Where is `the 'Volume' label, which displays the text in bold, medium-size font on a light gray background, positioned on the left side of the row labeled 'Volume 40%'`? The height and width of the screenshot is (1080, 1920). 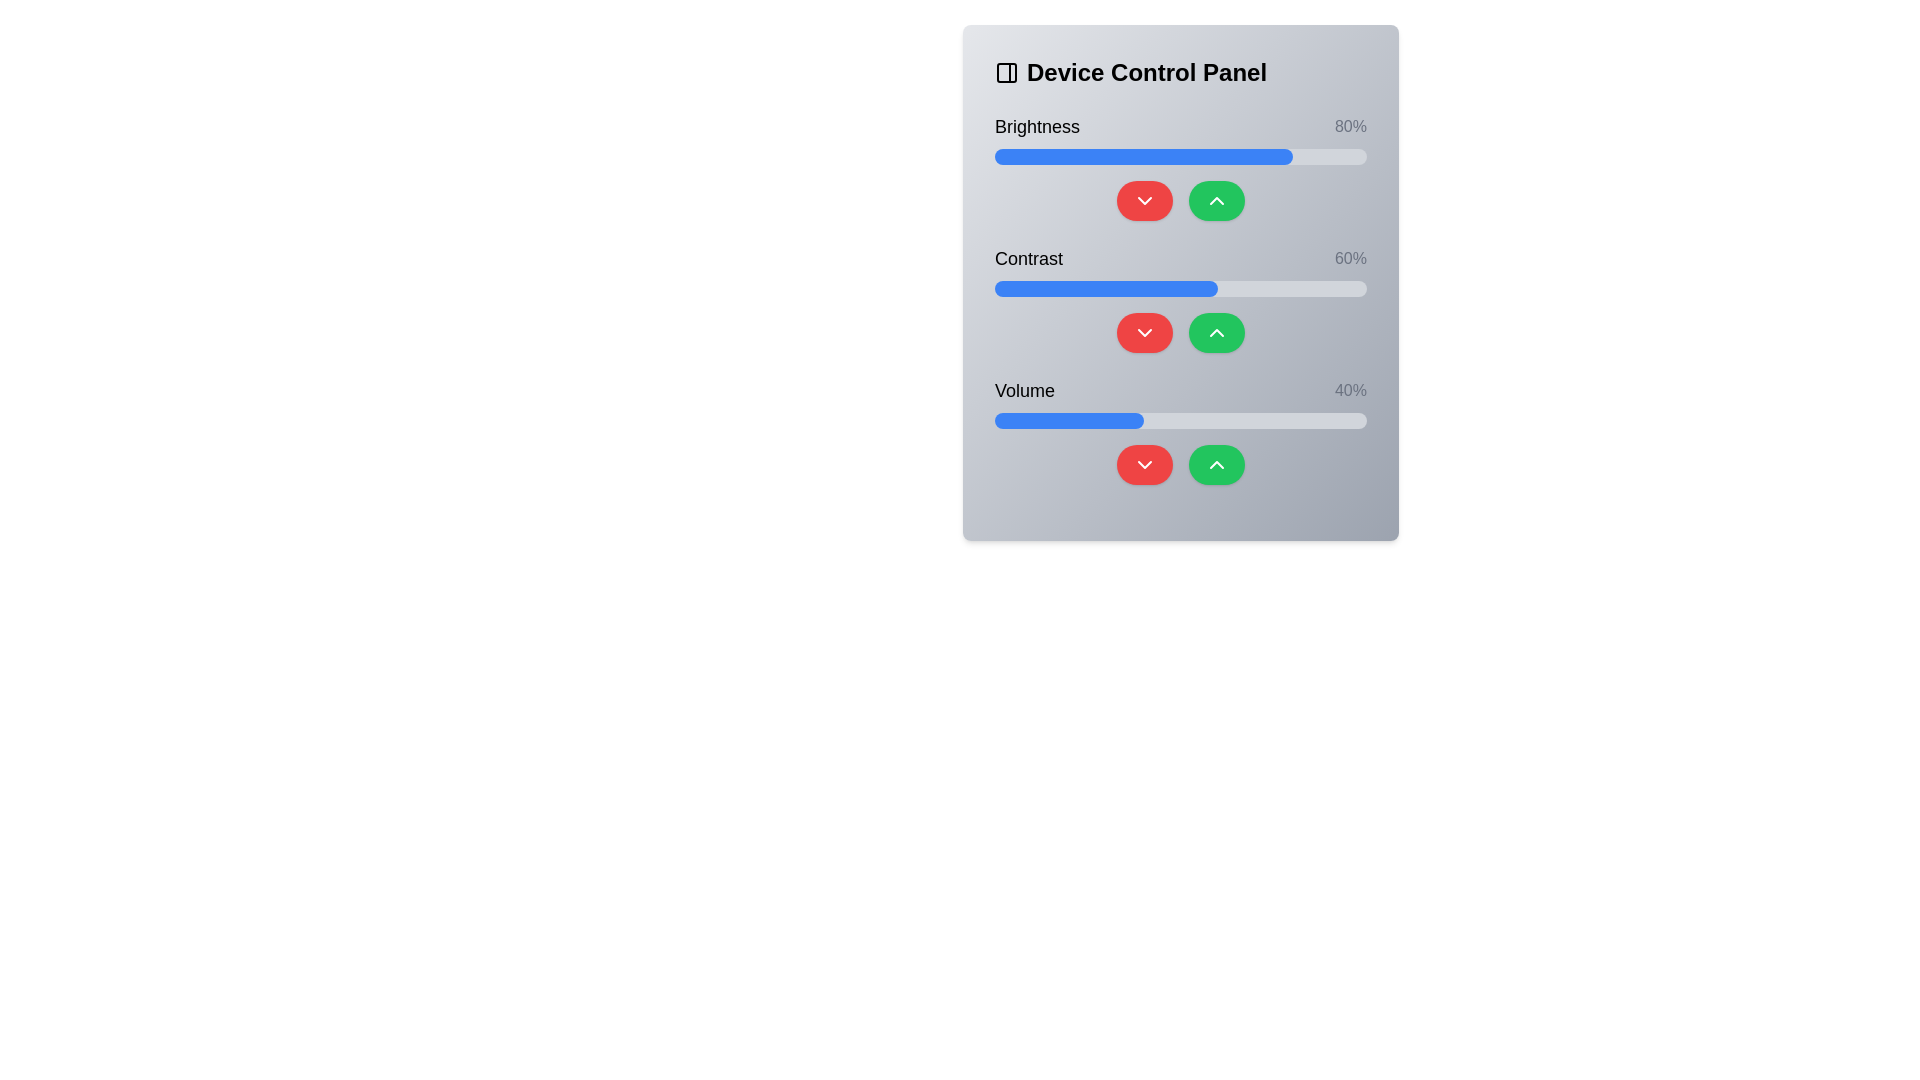
the 'Volume' label, which displays the text in bold, medium-size font on a light gray background, positioned on the left side of the row labeled 'Volume 40%' is located at coordinates (1025, 390).